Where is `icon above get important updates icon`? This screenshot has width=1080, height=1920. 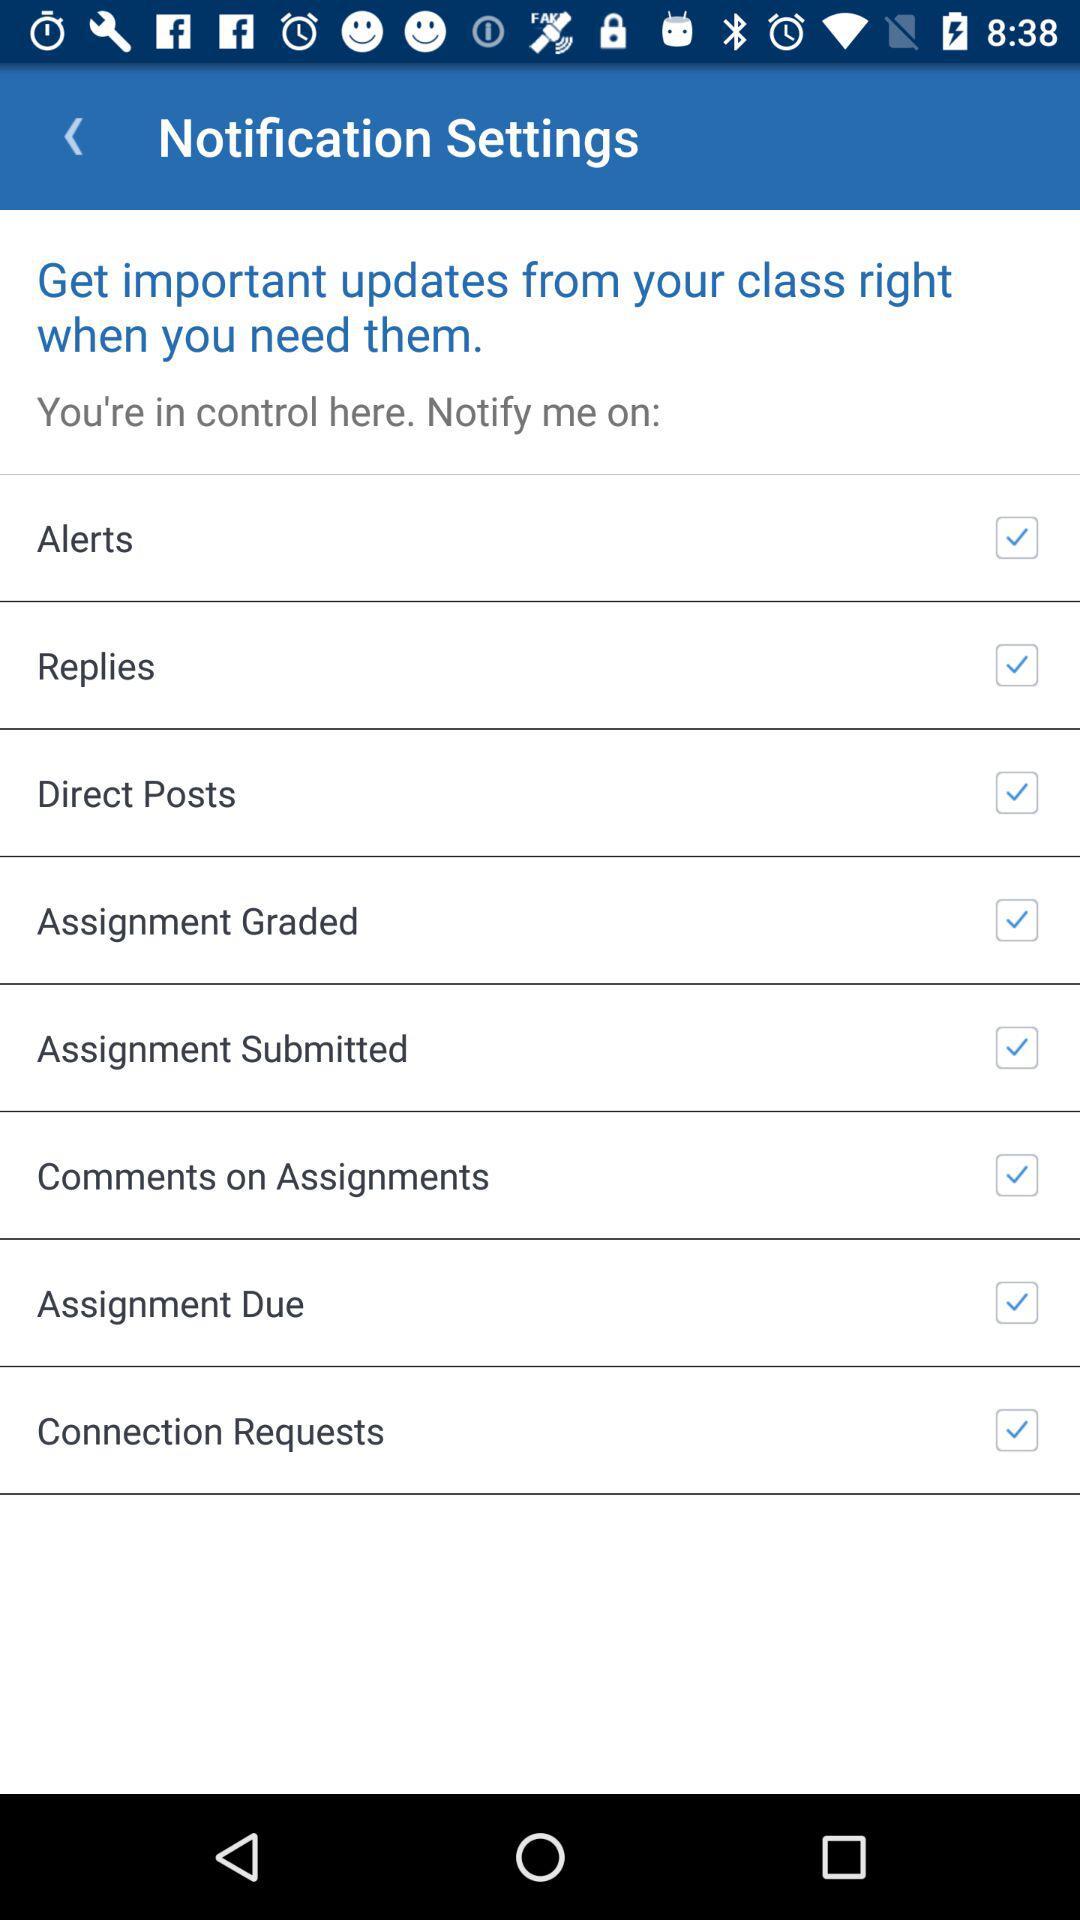
icon above get important updates icon is located at coordinates (72, 135).